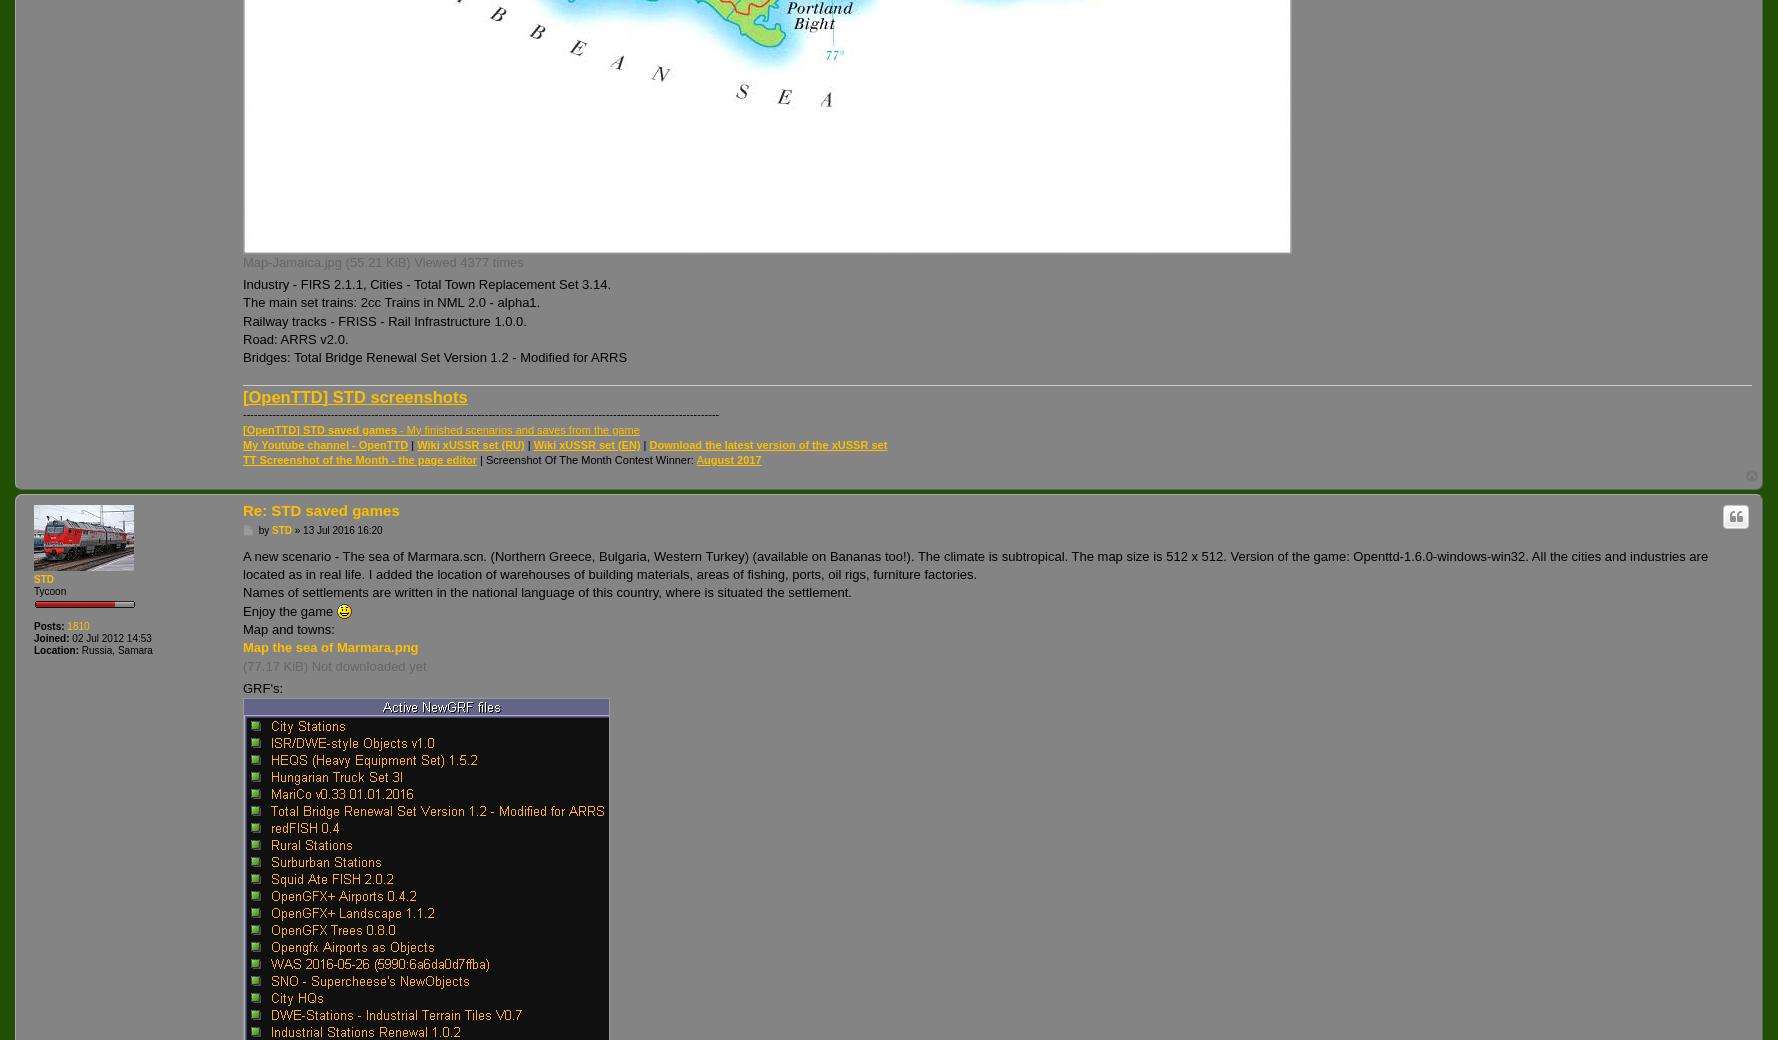 Image resolution: width=1778 pixels, height=1040 pixels. I want to click on 'Location:', so click(56, 648).